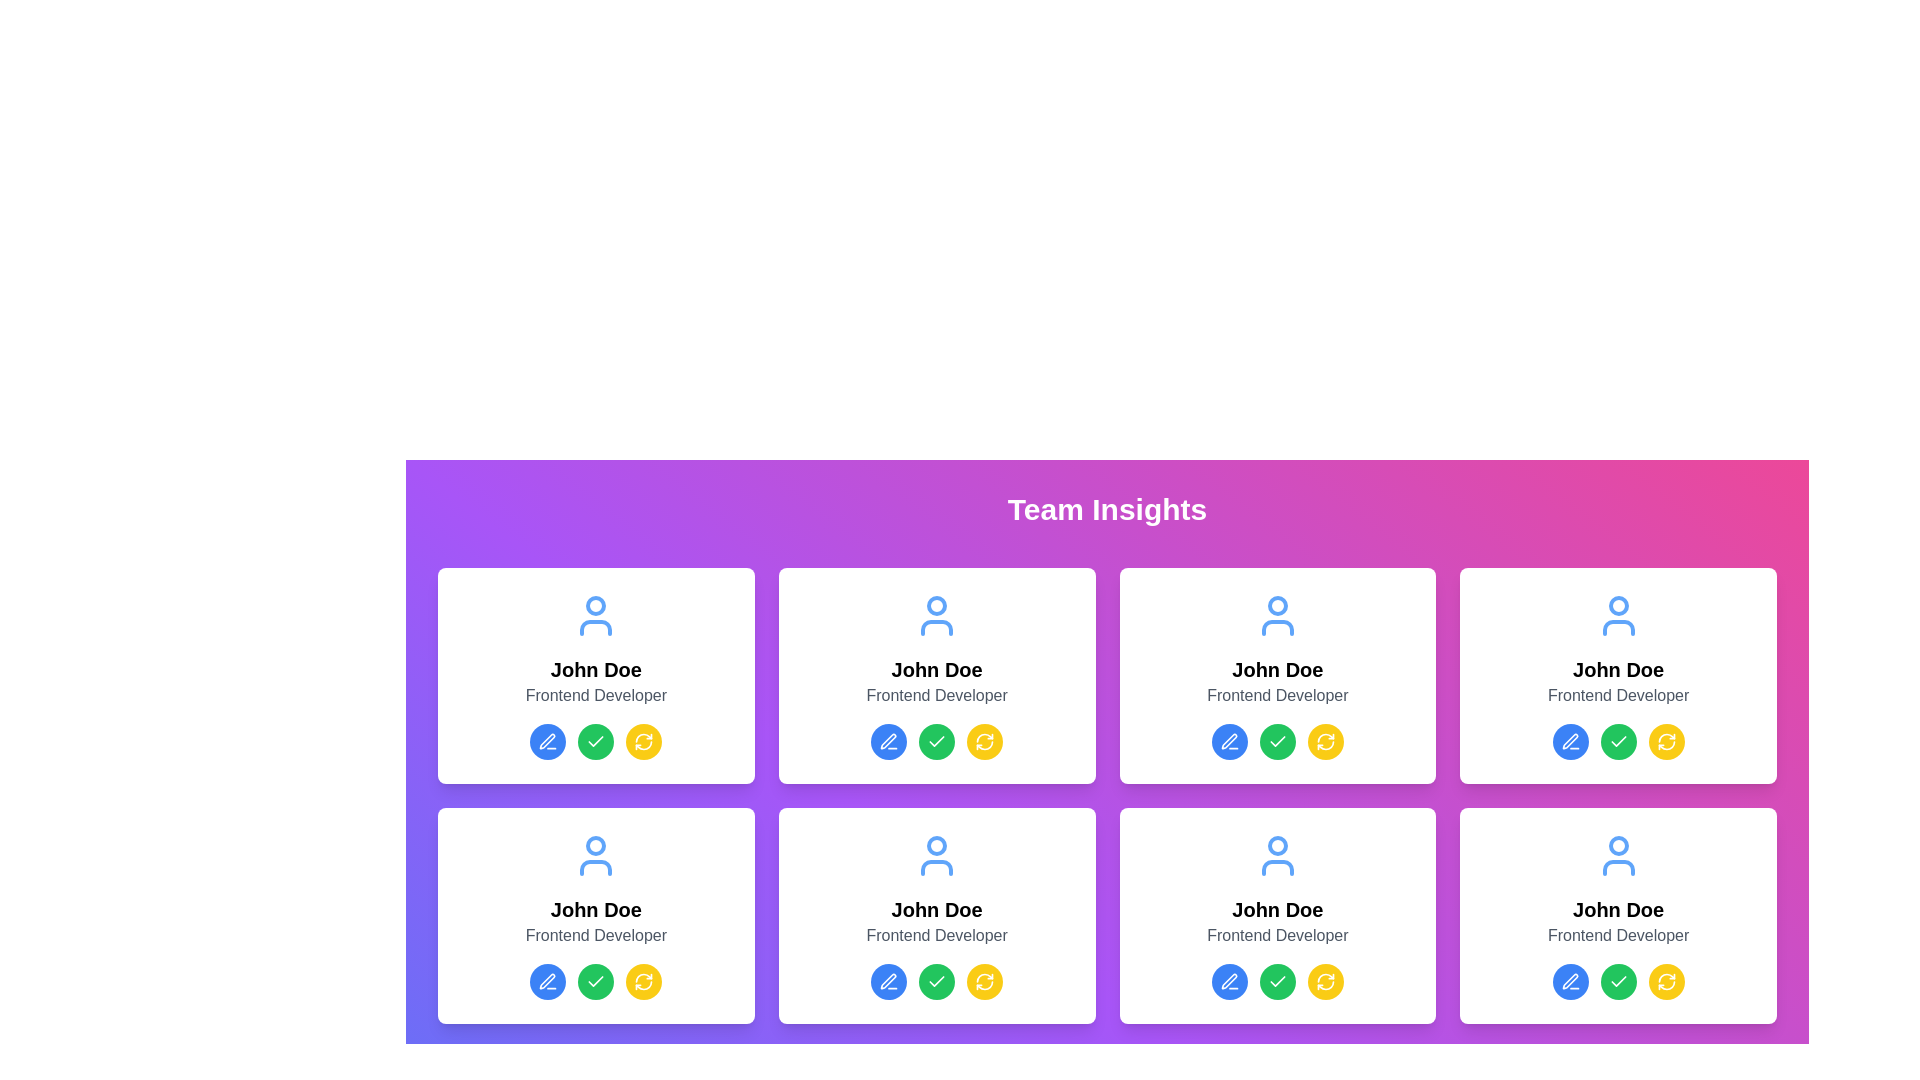 The width and height of the screenshot is (1920, 1080). Describe the element at coordinates (1618, 936) in the screenshot. I see `the text label displaying 'Frontend Developer' in gray font, located below 'John Doe' in the last card of the second row` at that location.